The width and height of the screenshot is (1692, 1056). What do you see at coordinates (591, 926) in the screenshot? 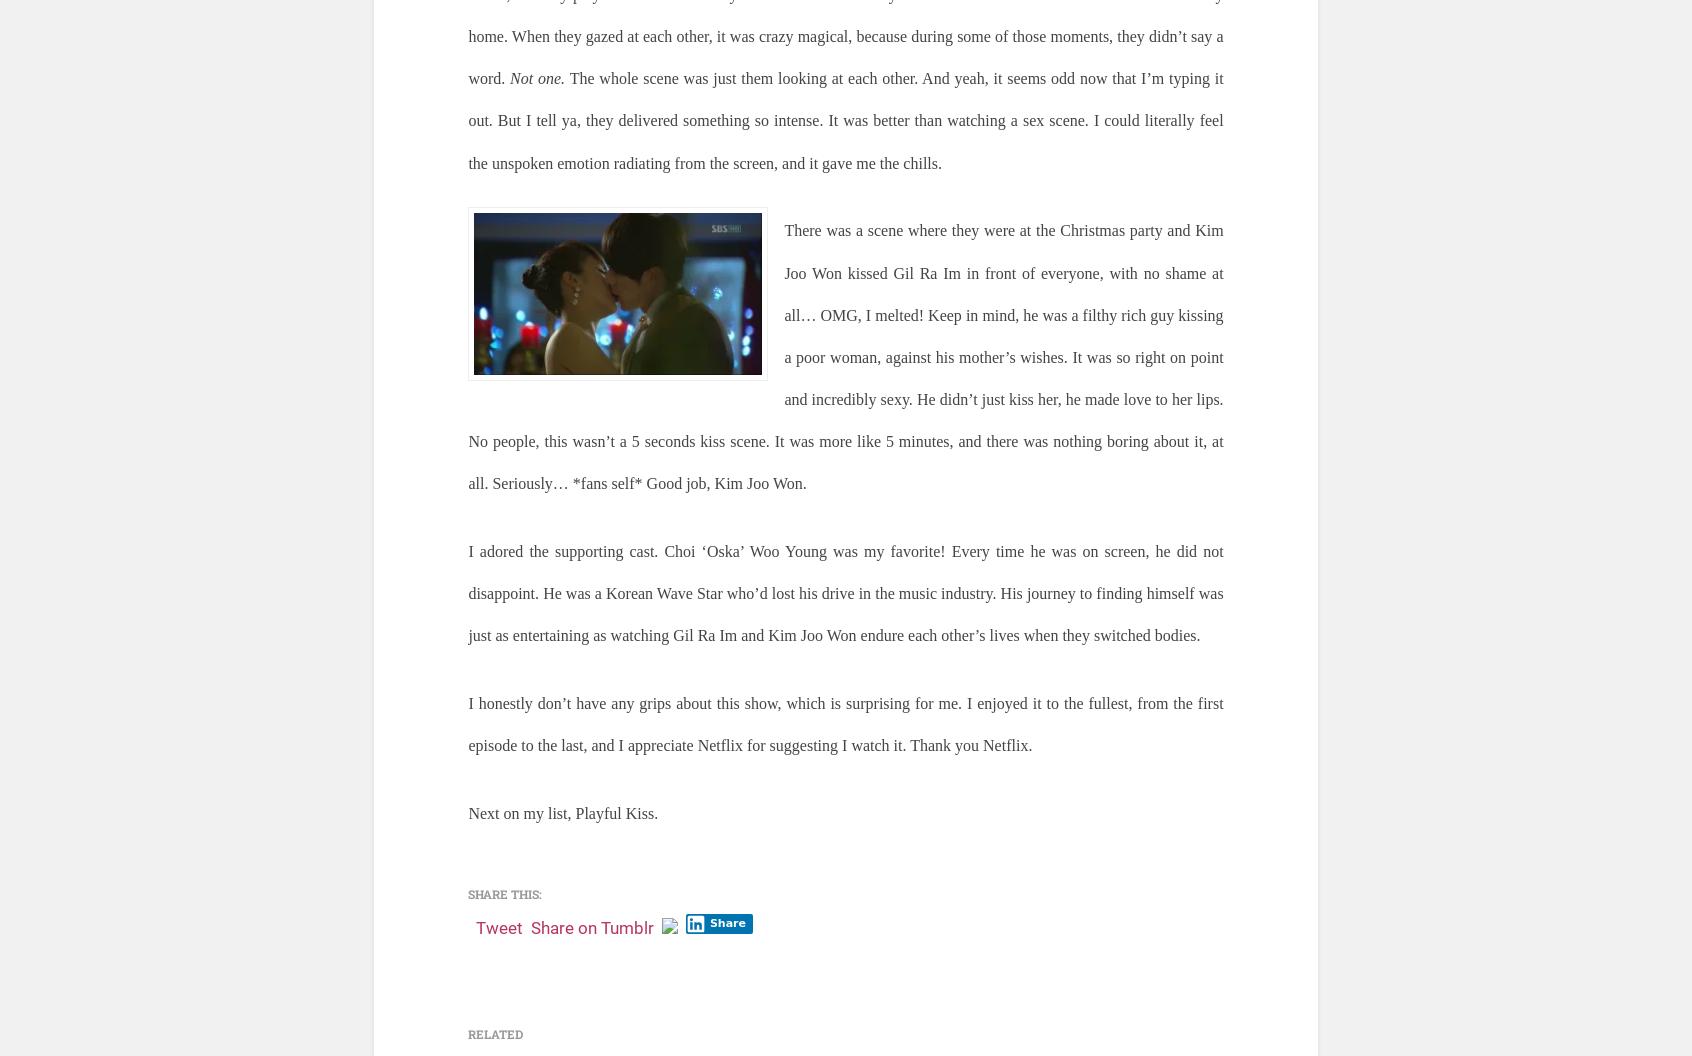
I see `'Share on Tumblr'` at bounding box center [591, 926].